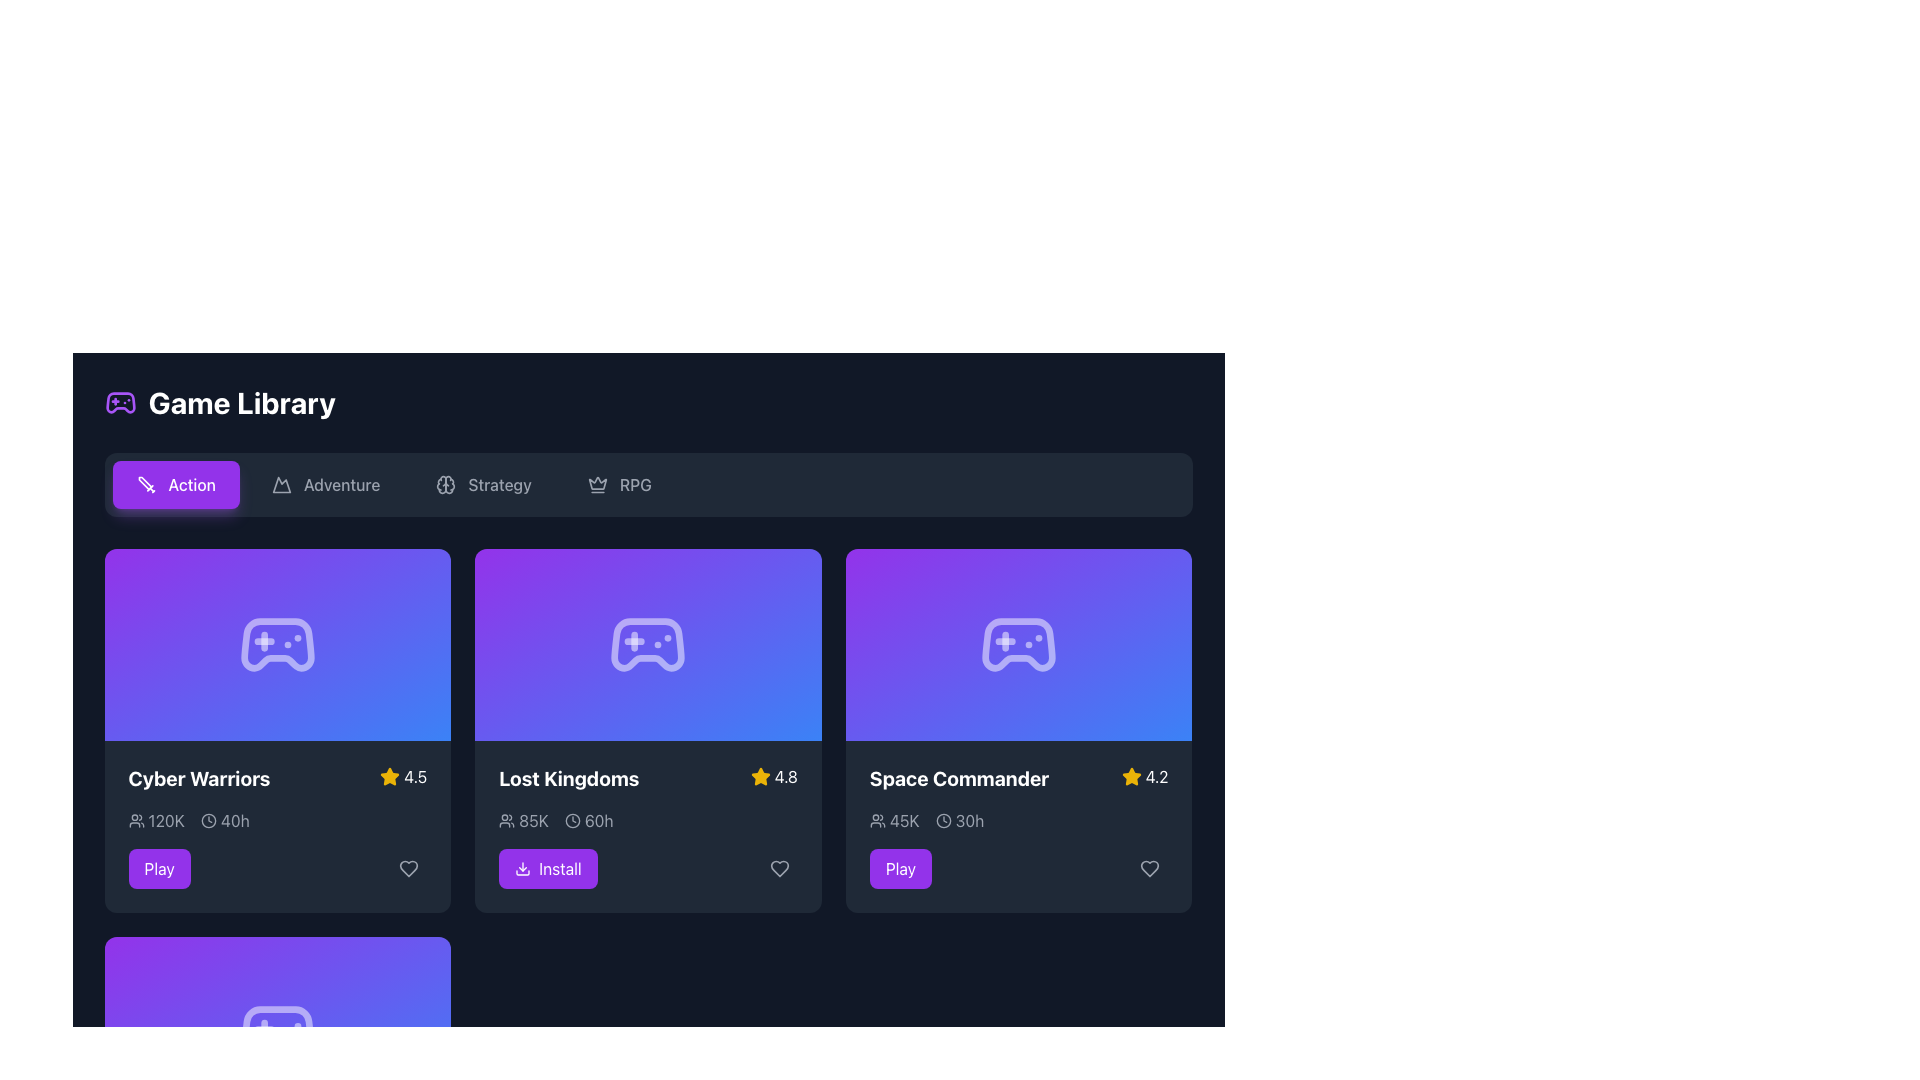 The height and width of the screenshot is (1080, 1920). I want to click on the user icon that visually represents the number of participants, located to the left of the numeric data '120K' in the 'Cyber Warriors' card, so click(135, 821).